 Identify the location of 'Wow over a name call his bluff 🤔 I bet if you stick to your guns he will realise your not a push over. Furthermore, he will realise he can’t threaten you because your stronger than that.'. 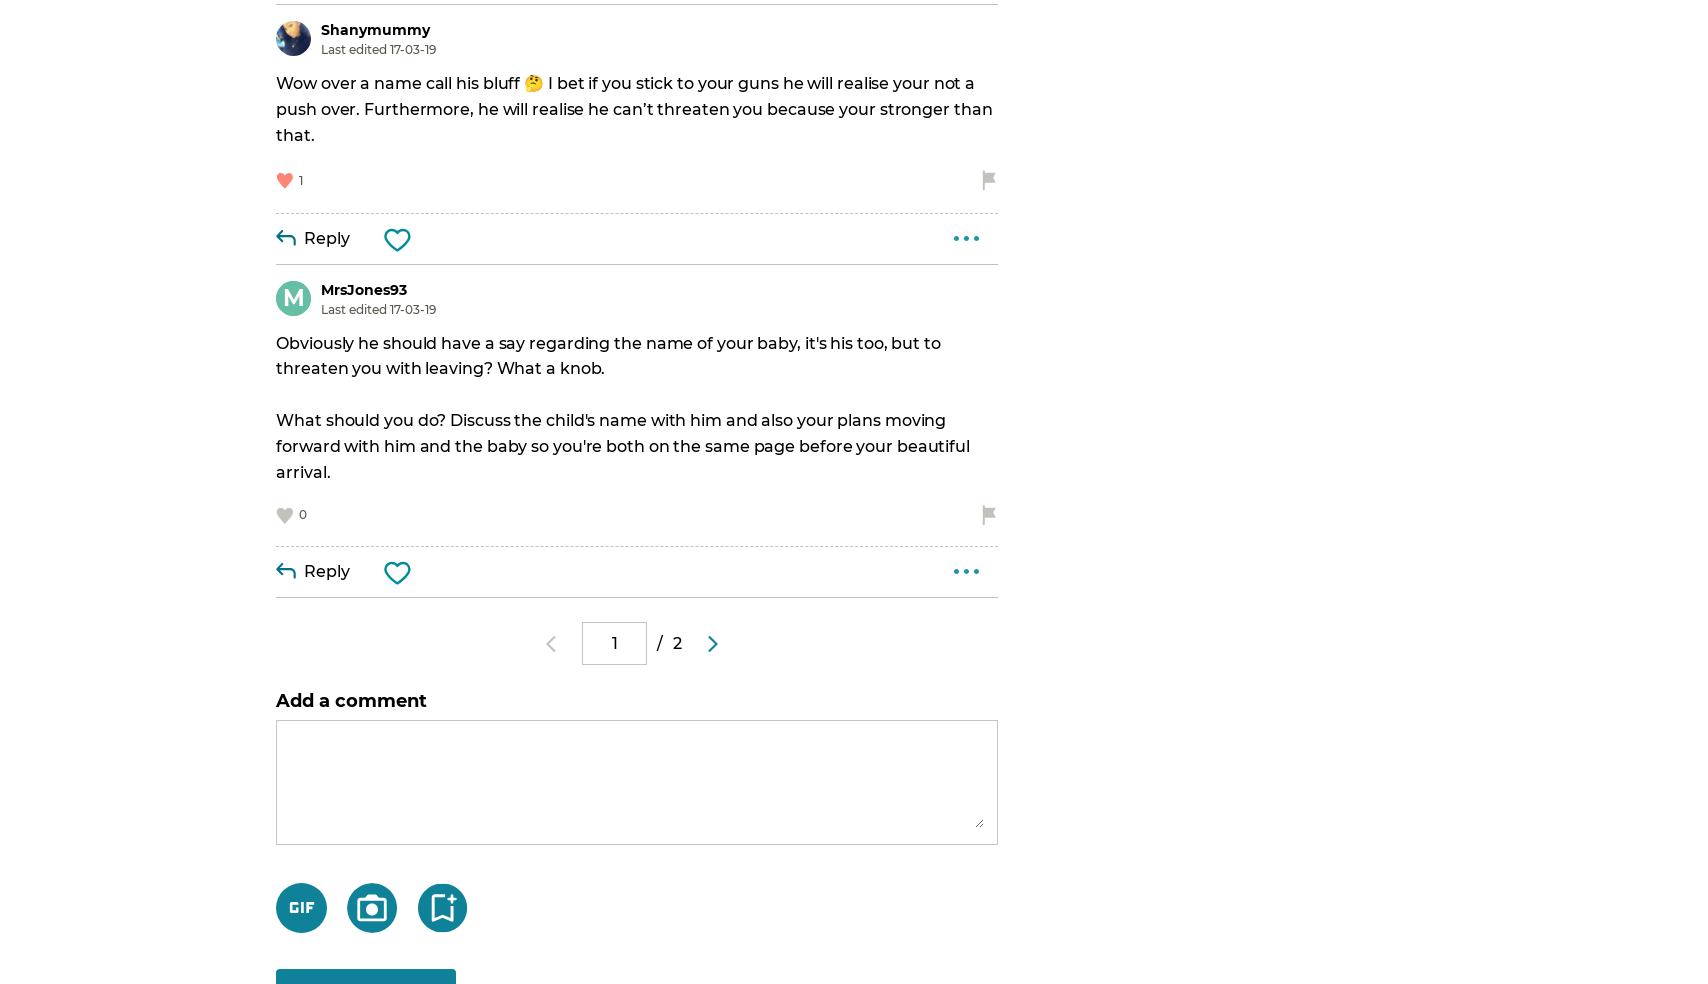
(636, 107).